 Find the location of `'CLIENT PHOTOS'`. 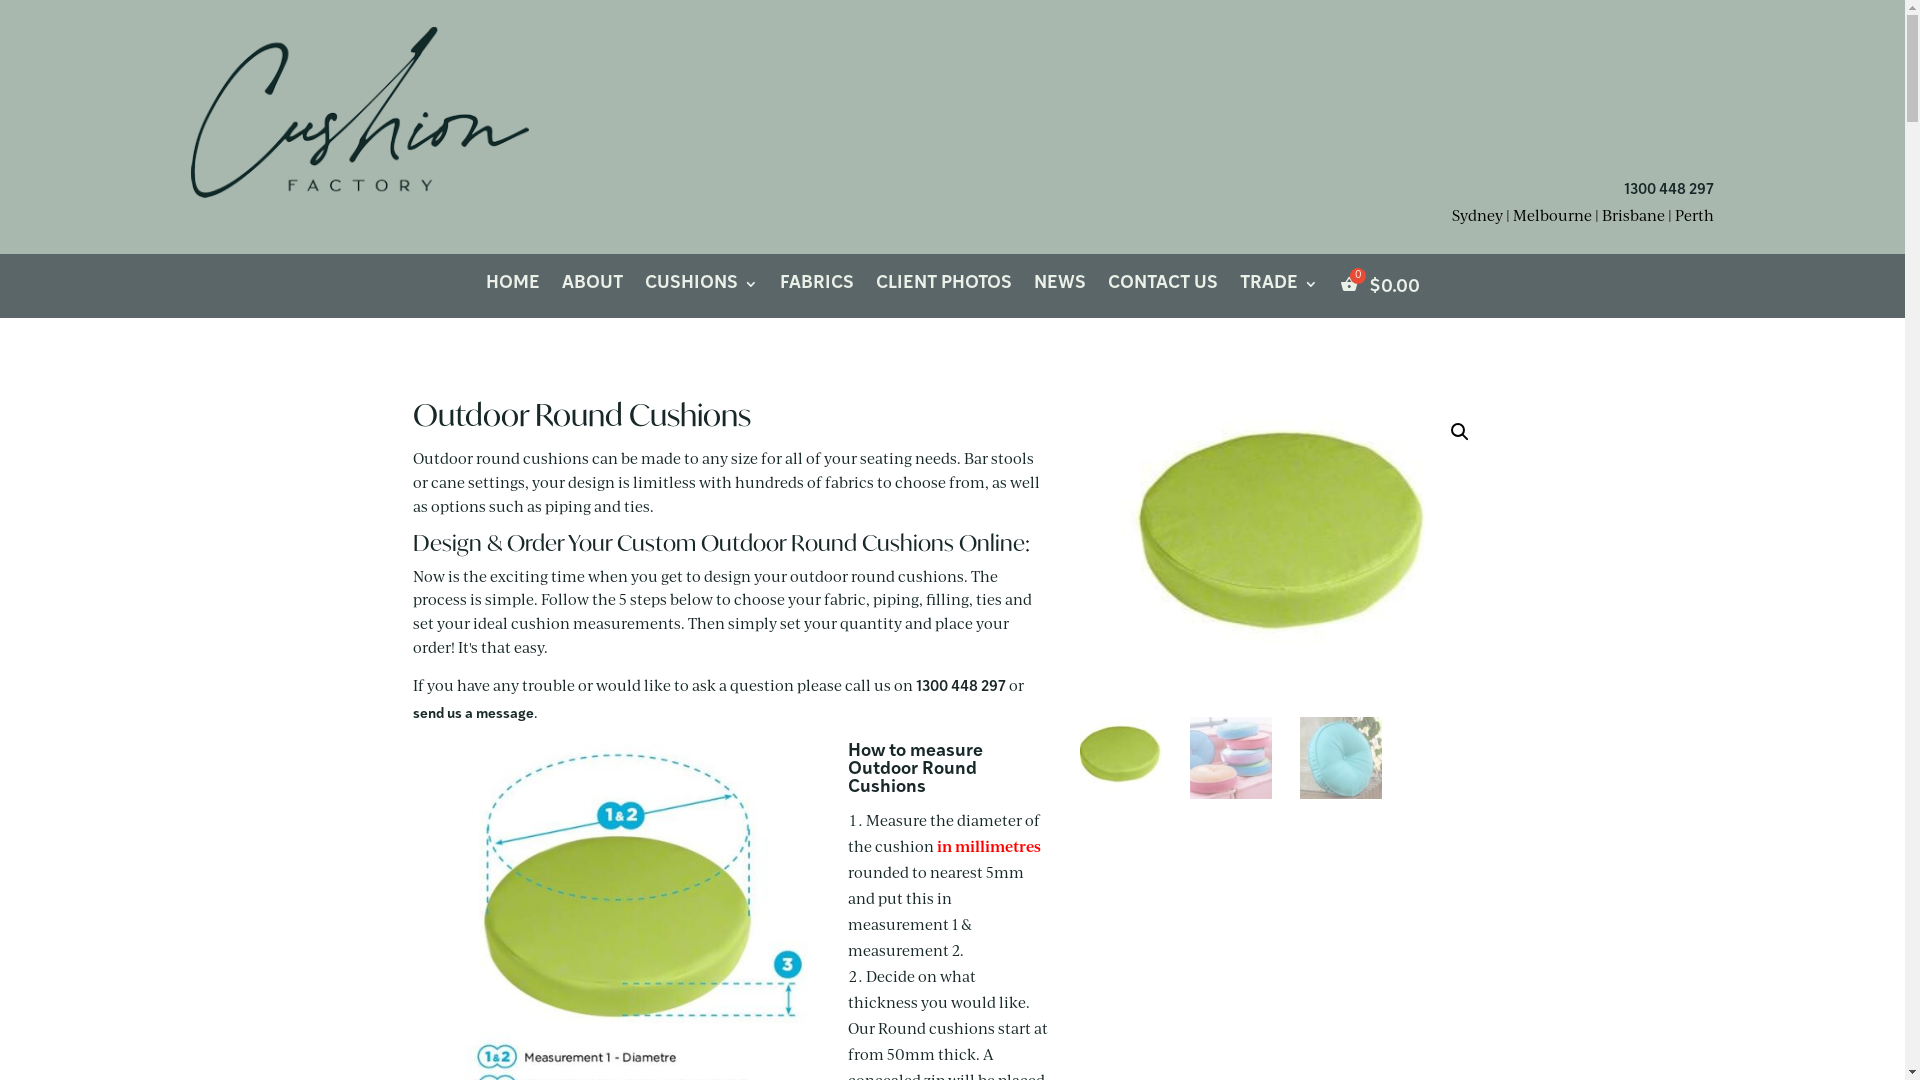

'CLIENT PHOTOS' is located at coordinates (943, 289).